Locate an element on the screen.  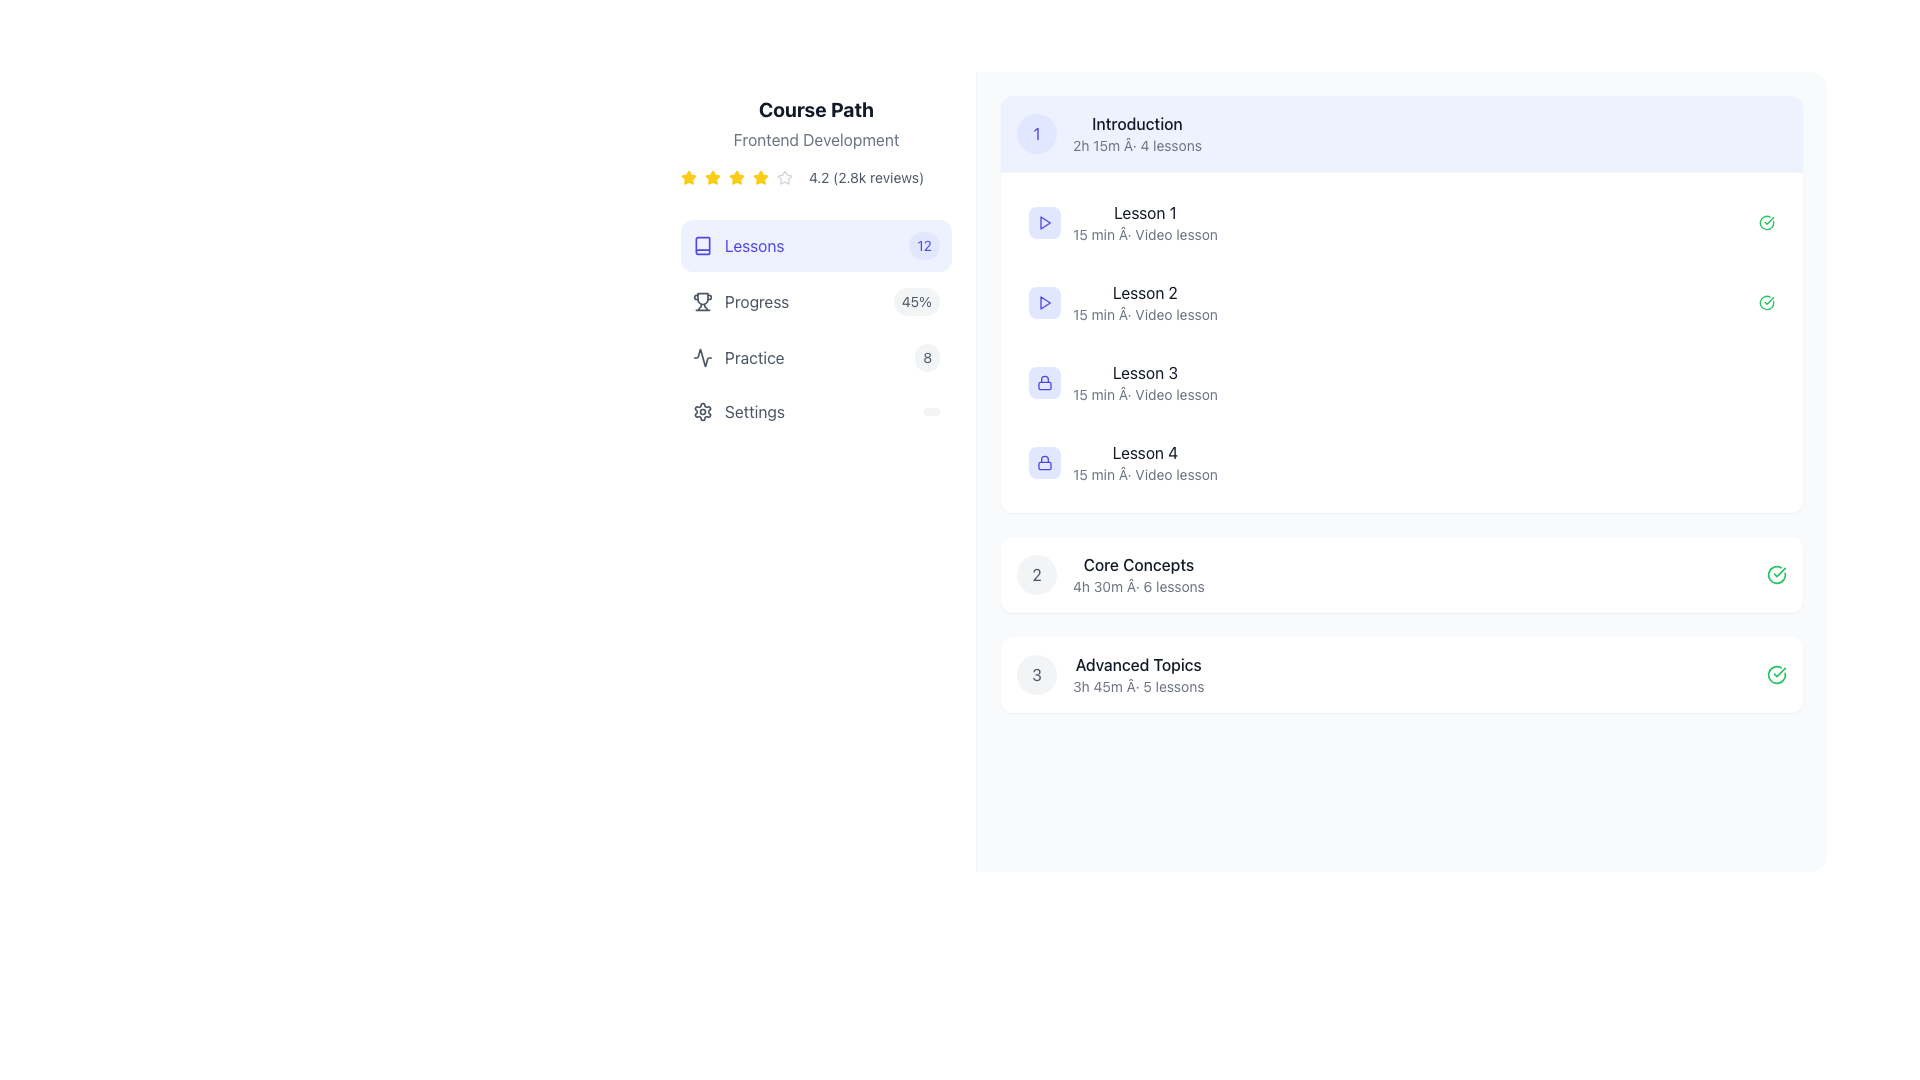
the third star icon in the 5-star rating display system, located above the 'Lessons' label is located at coordinates (736, 176).